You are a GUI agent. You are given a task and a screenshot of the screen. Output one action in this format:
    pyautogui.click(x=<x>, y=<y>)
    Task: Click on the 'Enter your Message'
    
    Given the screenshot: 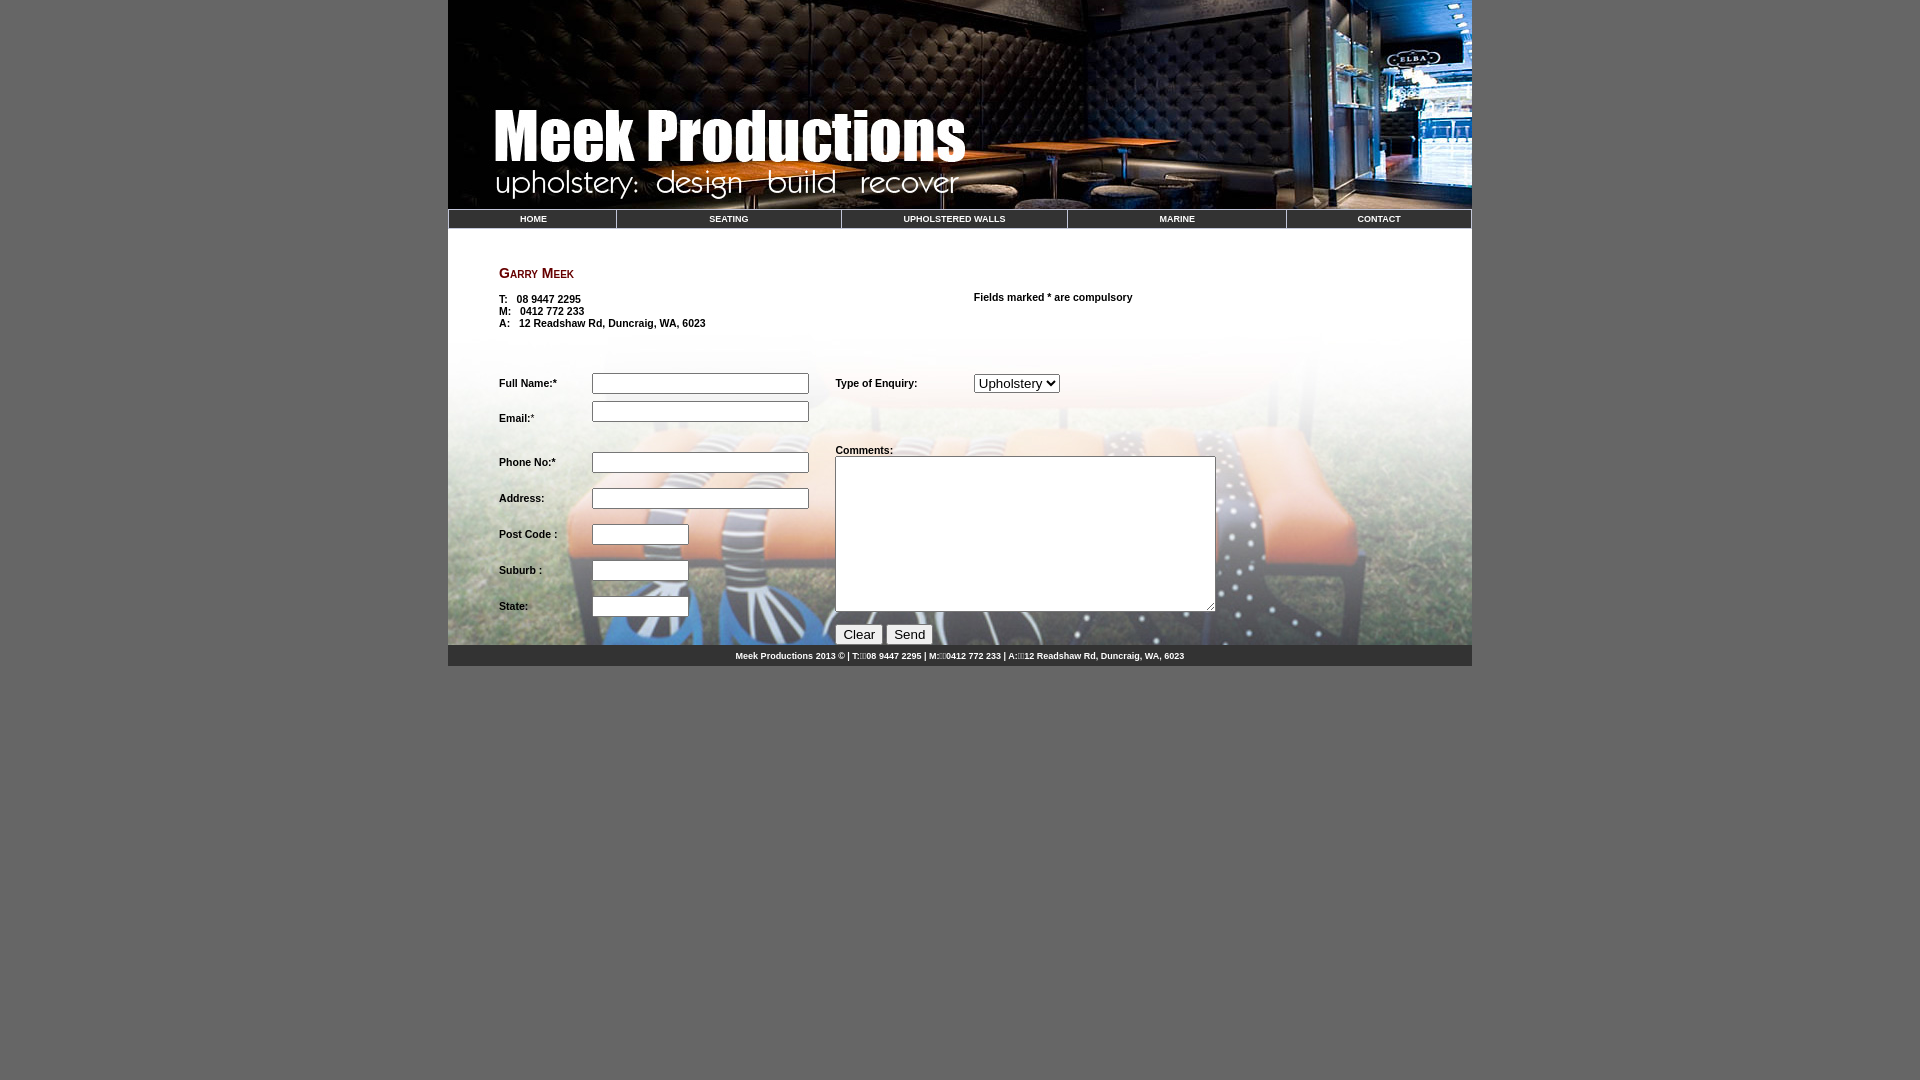 What is the action you would take?
    pyautogui.click(x=1025, y=532)
    